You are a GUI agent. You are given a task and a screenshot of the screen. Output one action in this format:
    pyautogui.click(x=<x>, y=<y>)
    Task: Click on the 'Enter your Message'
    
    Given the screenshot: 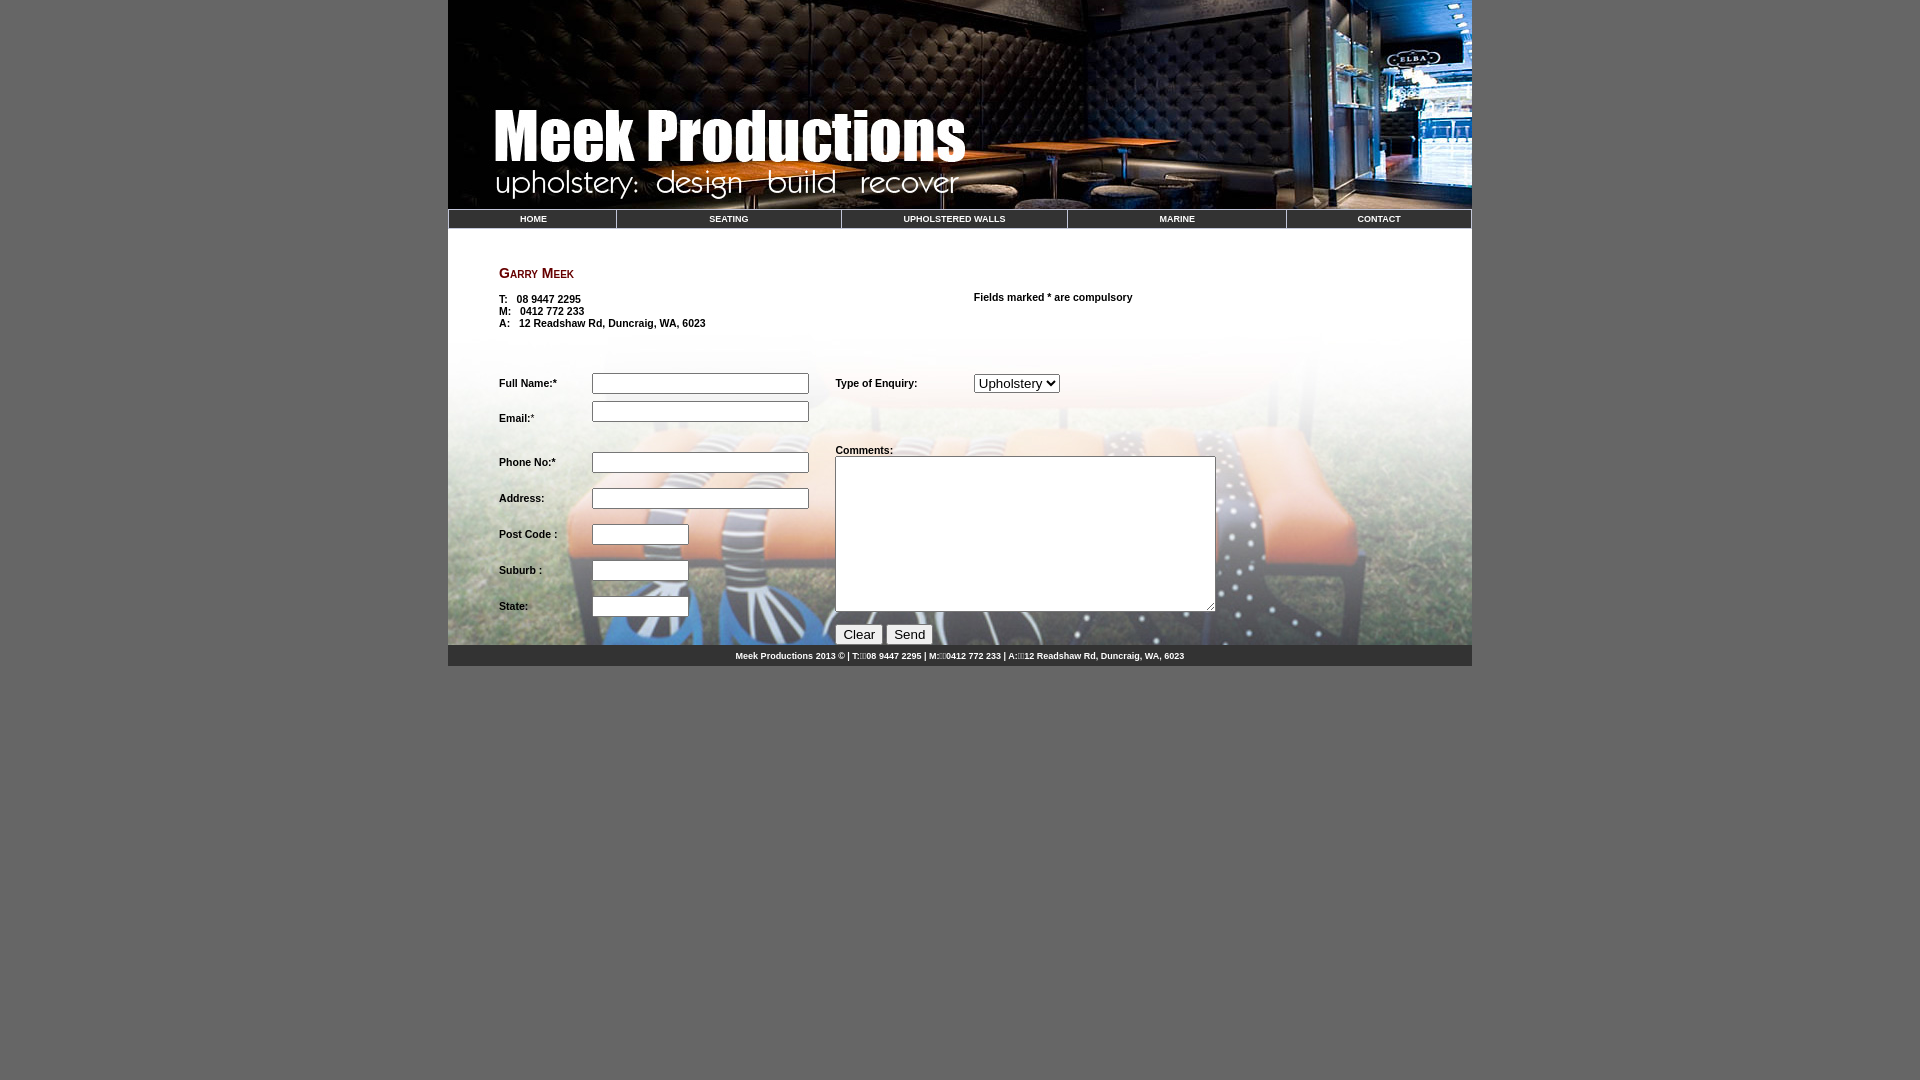 What is the action you would take?
    pyautogui.click(x=1025, y=532)
    